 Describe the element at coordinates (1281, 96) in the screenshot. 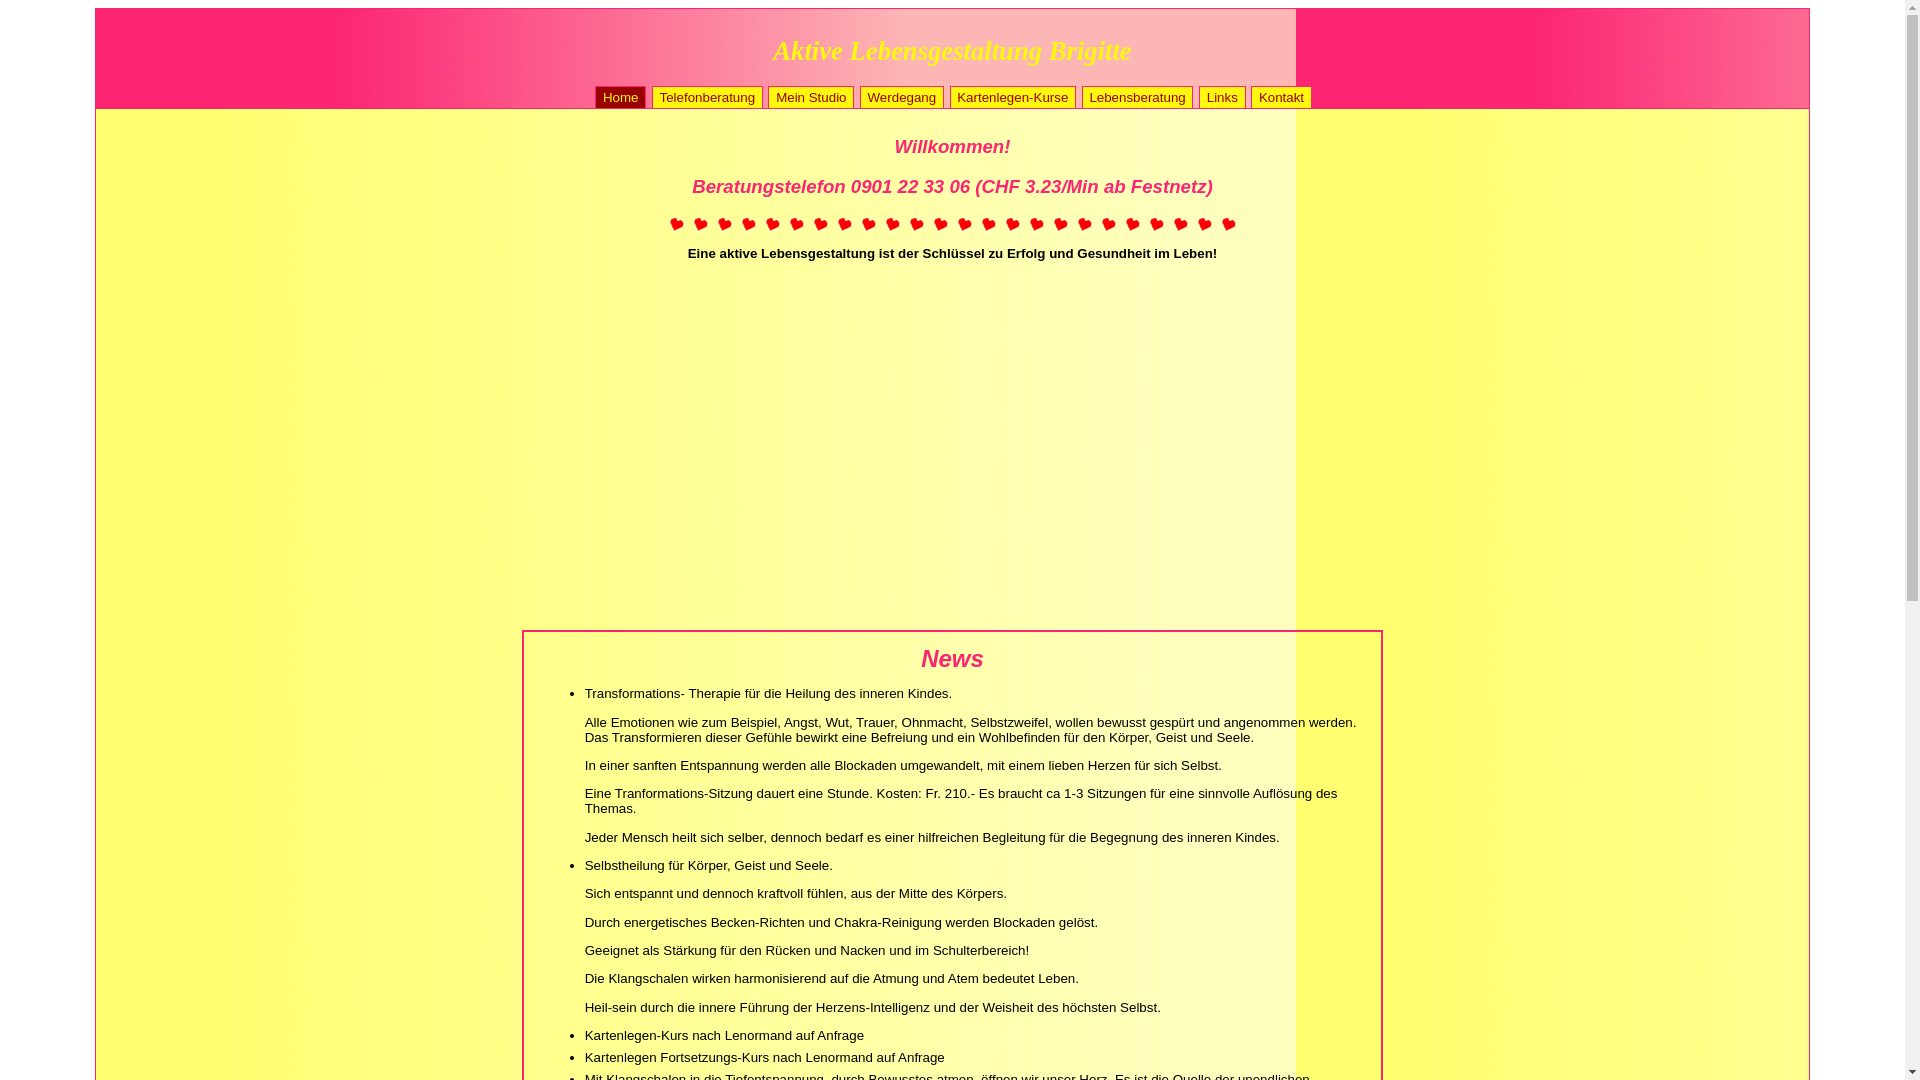

I see `'Kontakt'` at that location.